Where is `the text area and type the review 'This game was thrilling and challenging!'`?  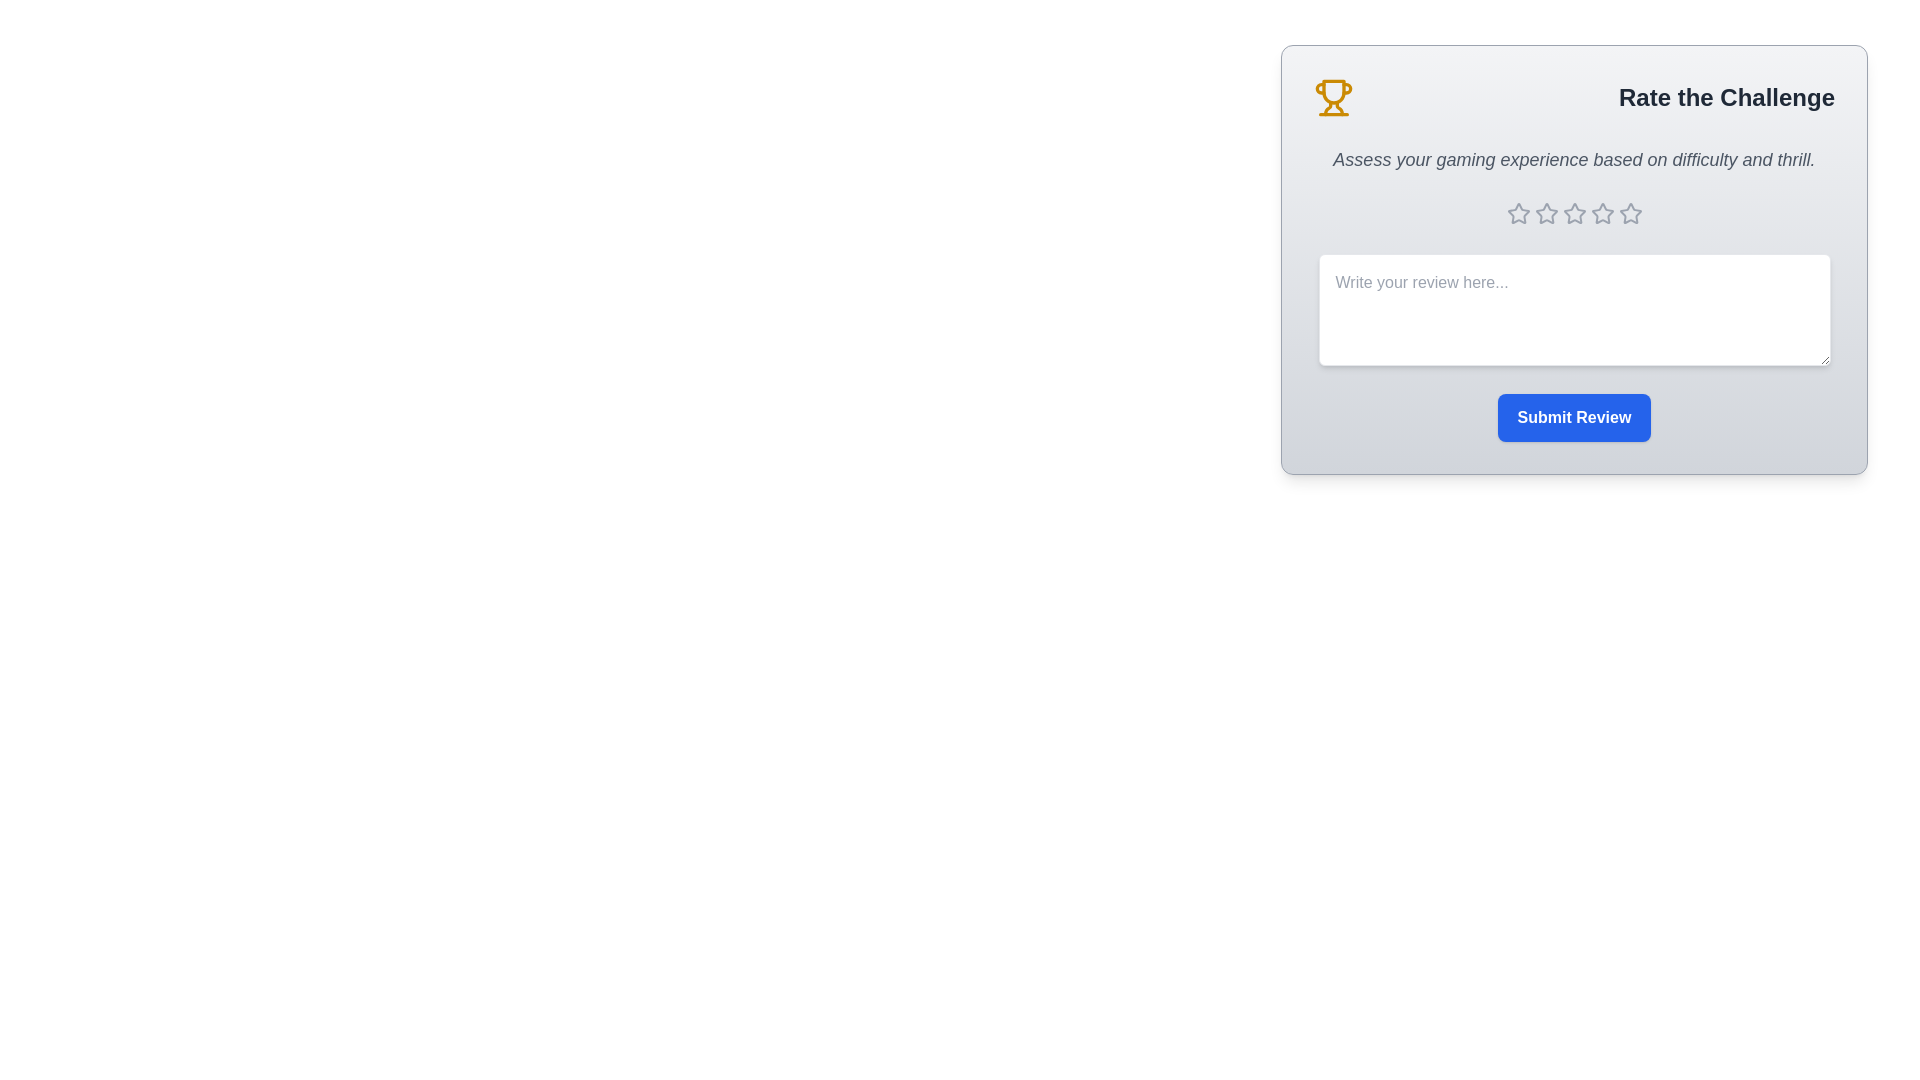
the text area and type the review 'This game was thrilling and challenging!' is located at coordinates (1573, 309).